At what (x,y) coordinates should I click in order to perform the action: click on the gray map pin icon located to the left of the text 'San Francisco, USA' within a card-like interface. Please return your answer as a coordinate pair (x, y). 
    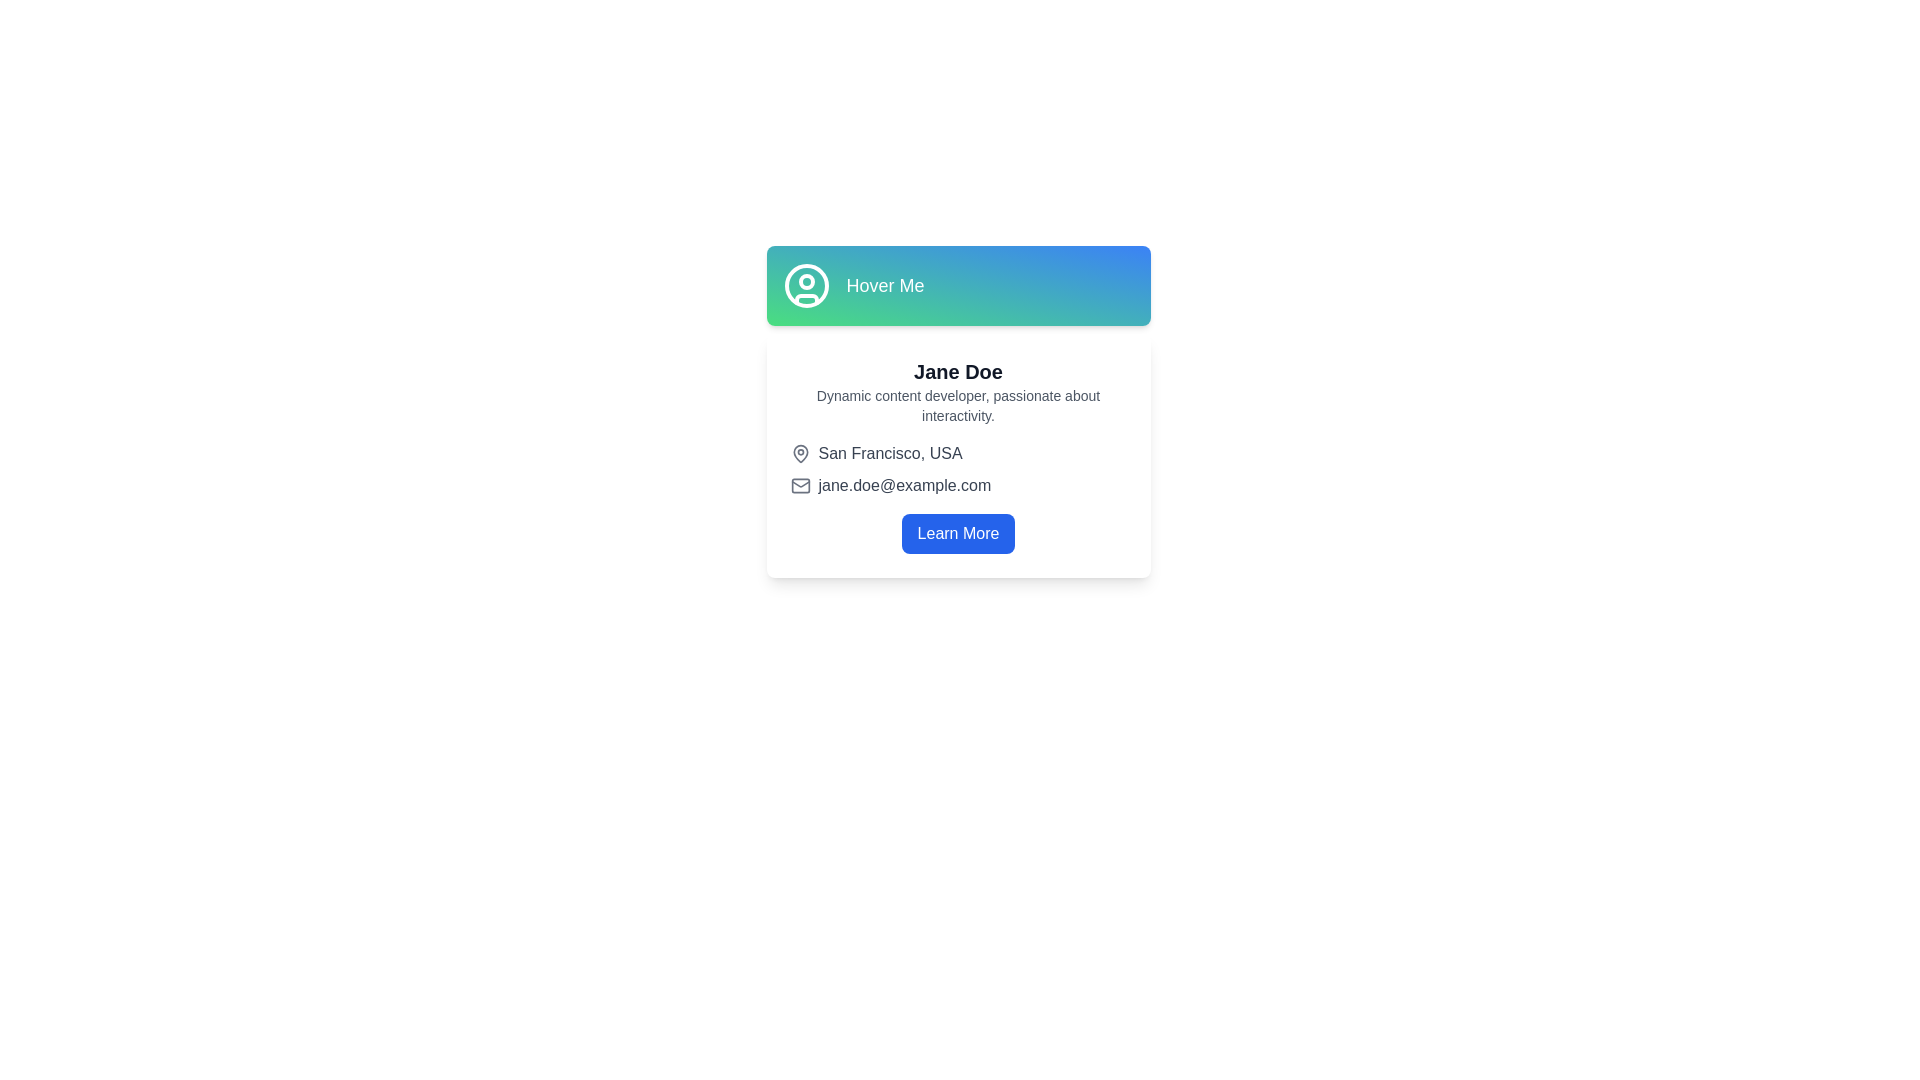
    Looking at the image, I should click on (800, 454).